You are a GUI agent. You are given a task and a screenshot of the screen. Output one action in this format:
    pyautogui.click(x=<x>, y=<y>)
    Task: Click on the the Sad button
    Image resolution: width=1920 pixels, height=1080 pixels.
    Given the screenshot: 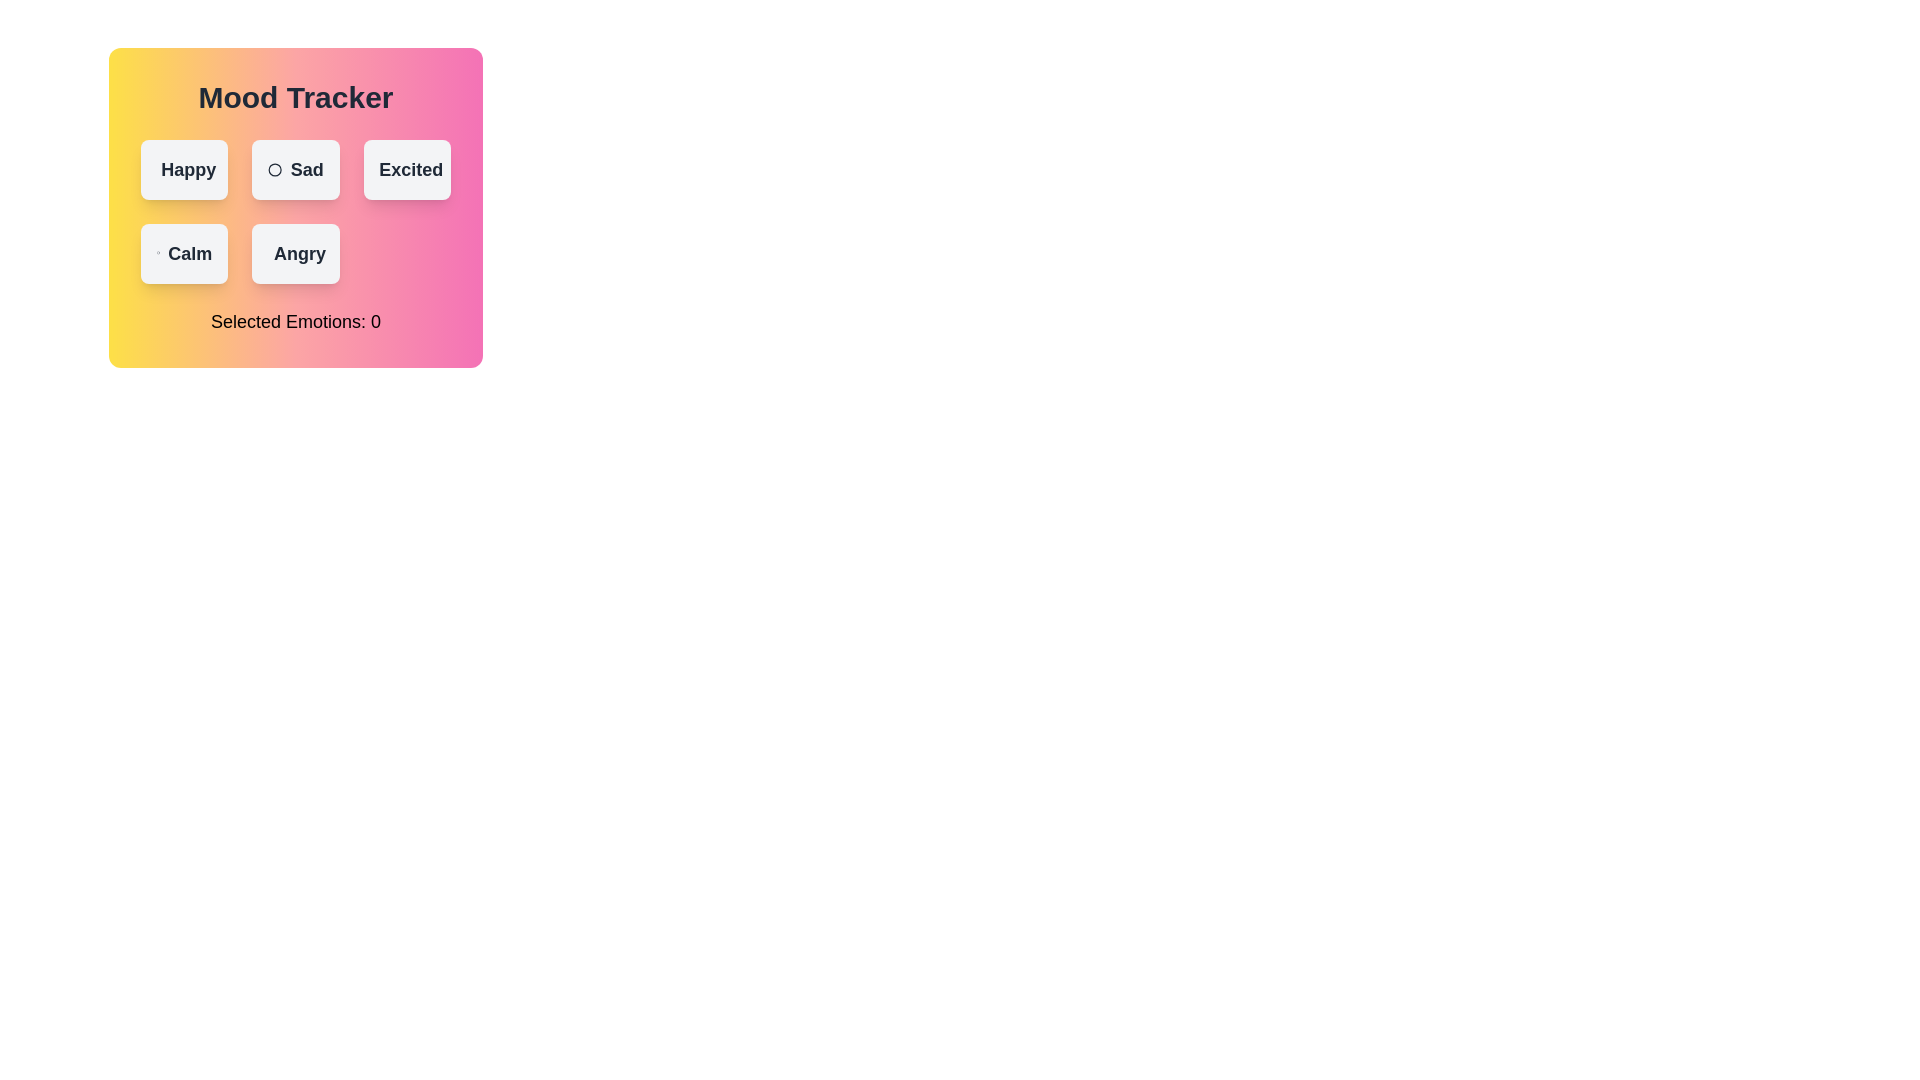 What is the action you would take?
    pyautogui.click(x=293, y=168)
    